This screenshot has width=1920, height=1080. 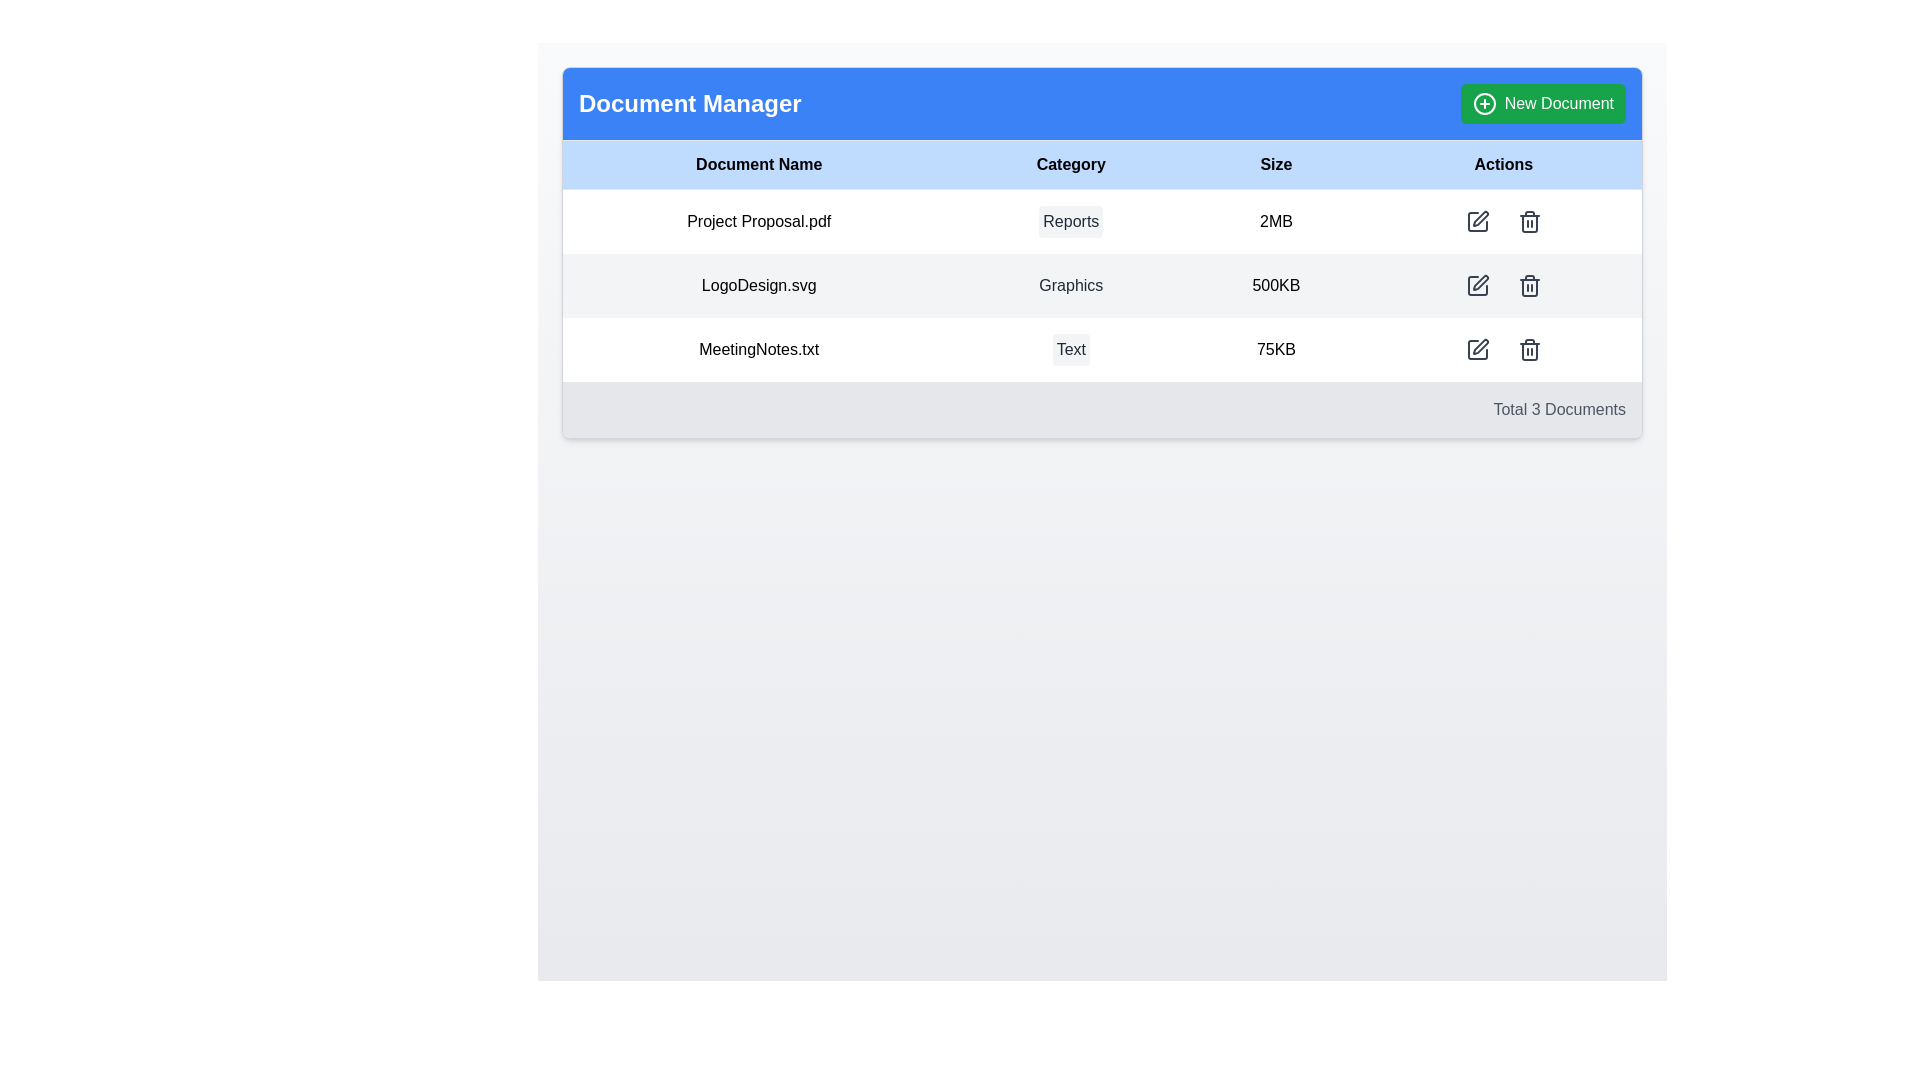 What do you see at coordinates (1275, 285) in the screenshot?
I see `the static text label displaying '500KB' in the 'Size' column of the file details table` at bounding box center [1275, 285].